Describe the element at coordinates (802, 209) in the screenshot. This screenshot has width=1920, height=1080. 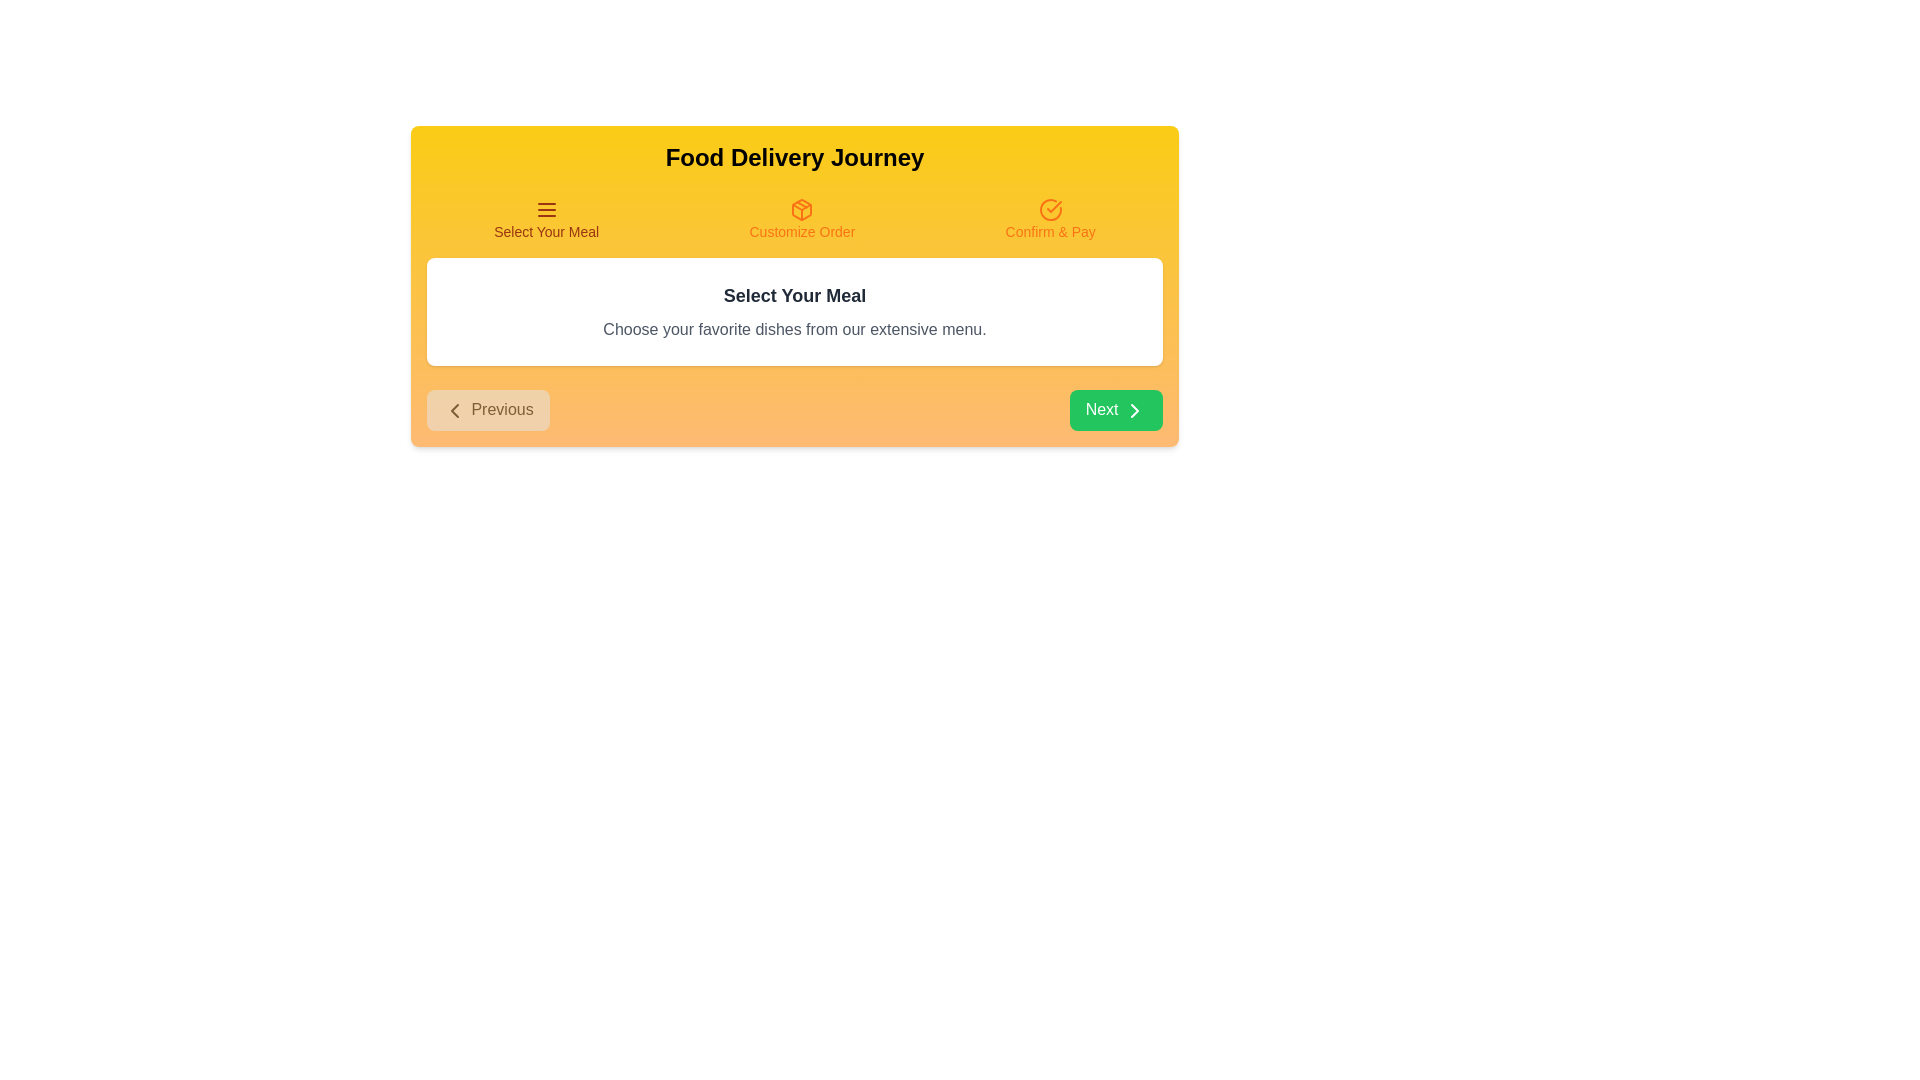
I see `the orange package icon located in the center of the three step indicators above the text 'Customize Order'` at that location.